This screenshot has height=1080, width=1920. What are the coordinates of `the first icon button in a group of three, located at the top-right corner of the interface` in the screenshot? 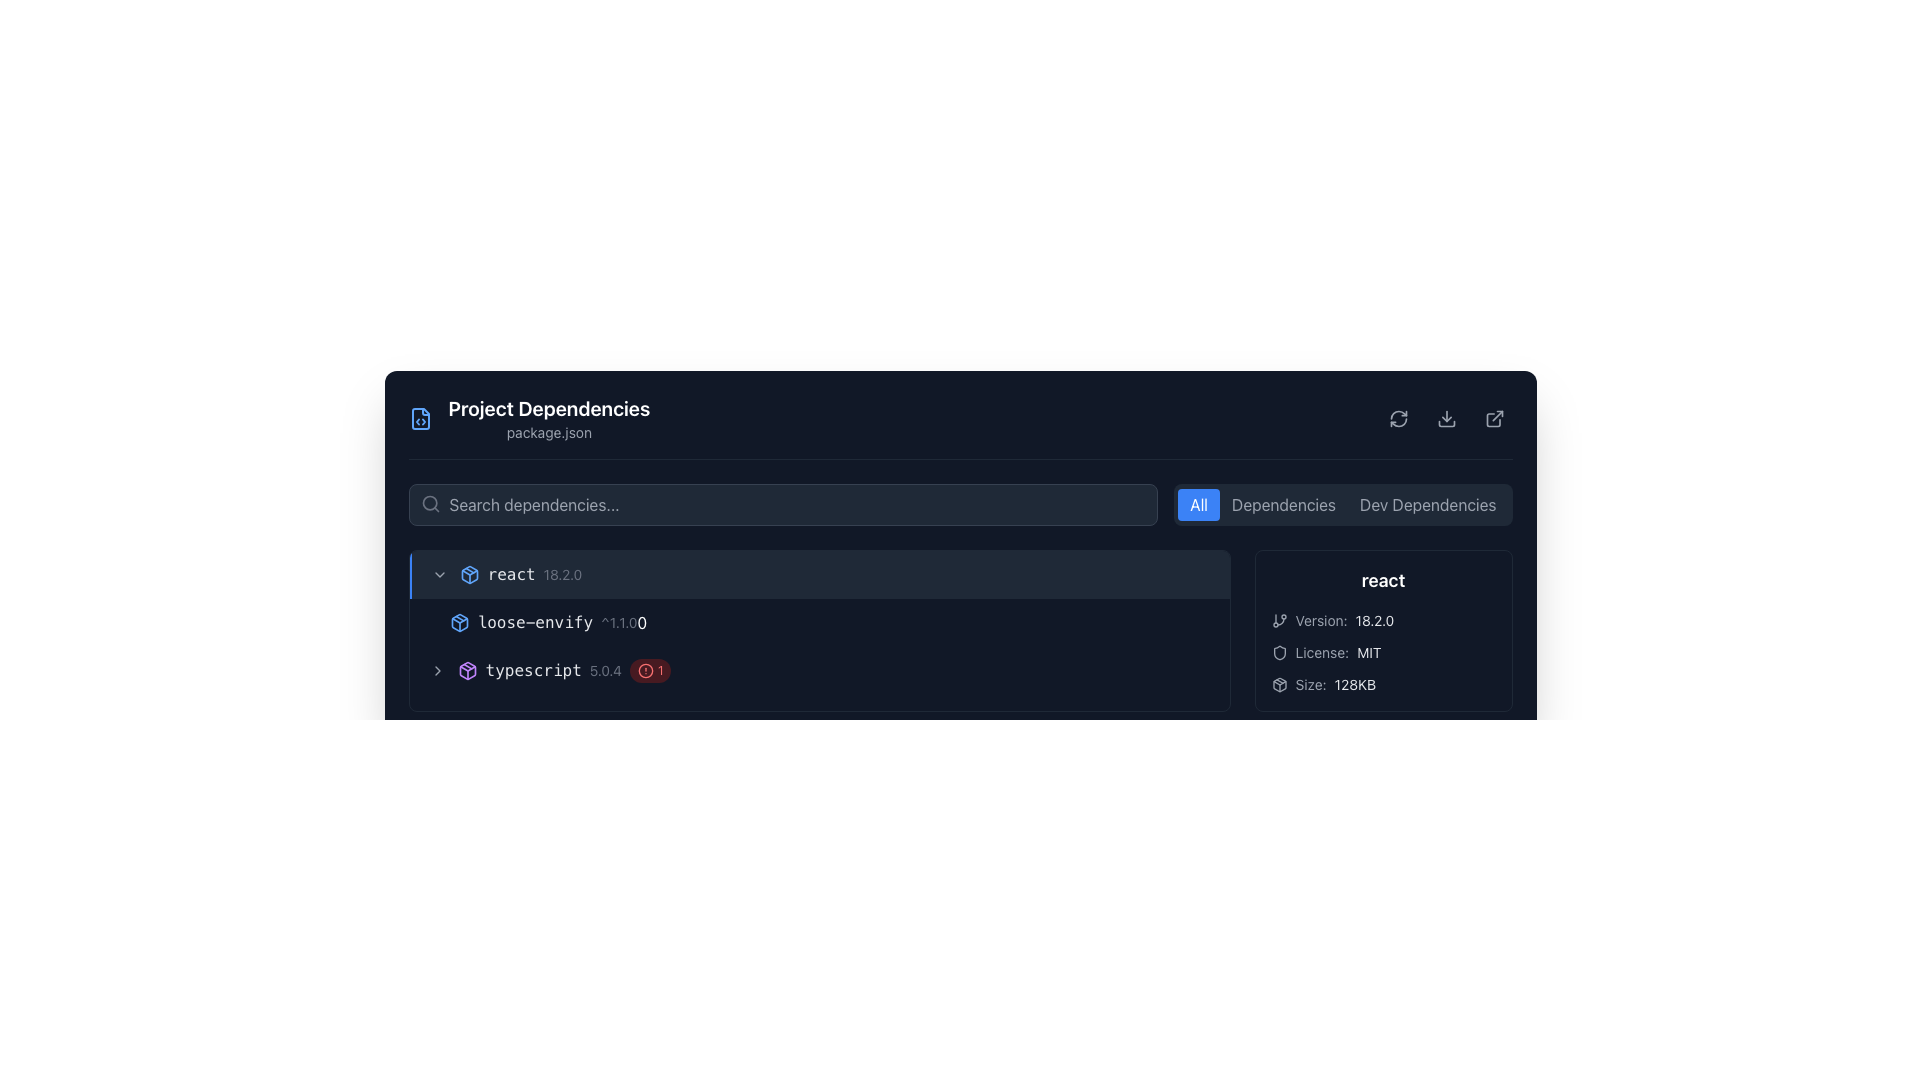 It's located at (1397, 418).